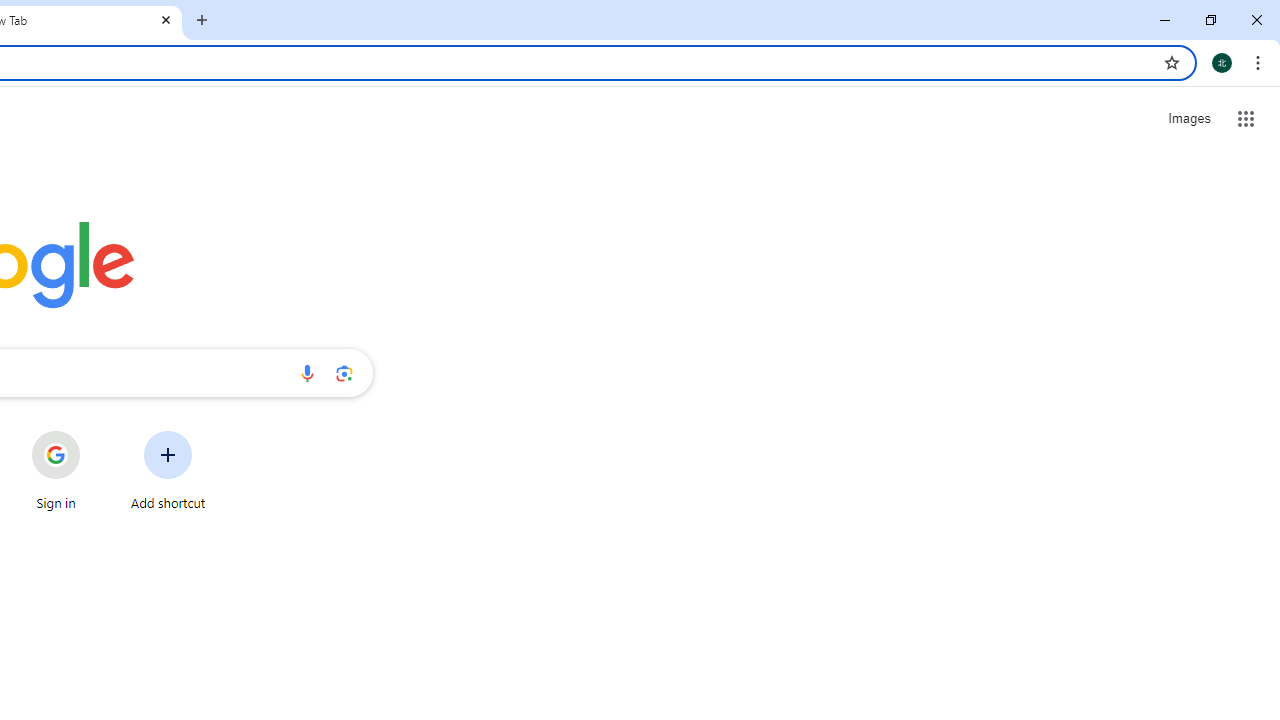 The height and width of the screenshot is (720, 1280). Describe the element at coordinates (1171, 61) in the screenshot. I see `'Bookmark this tab'` at that location.